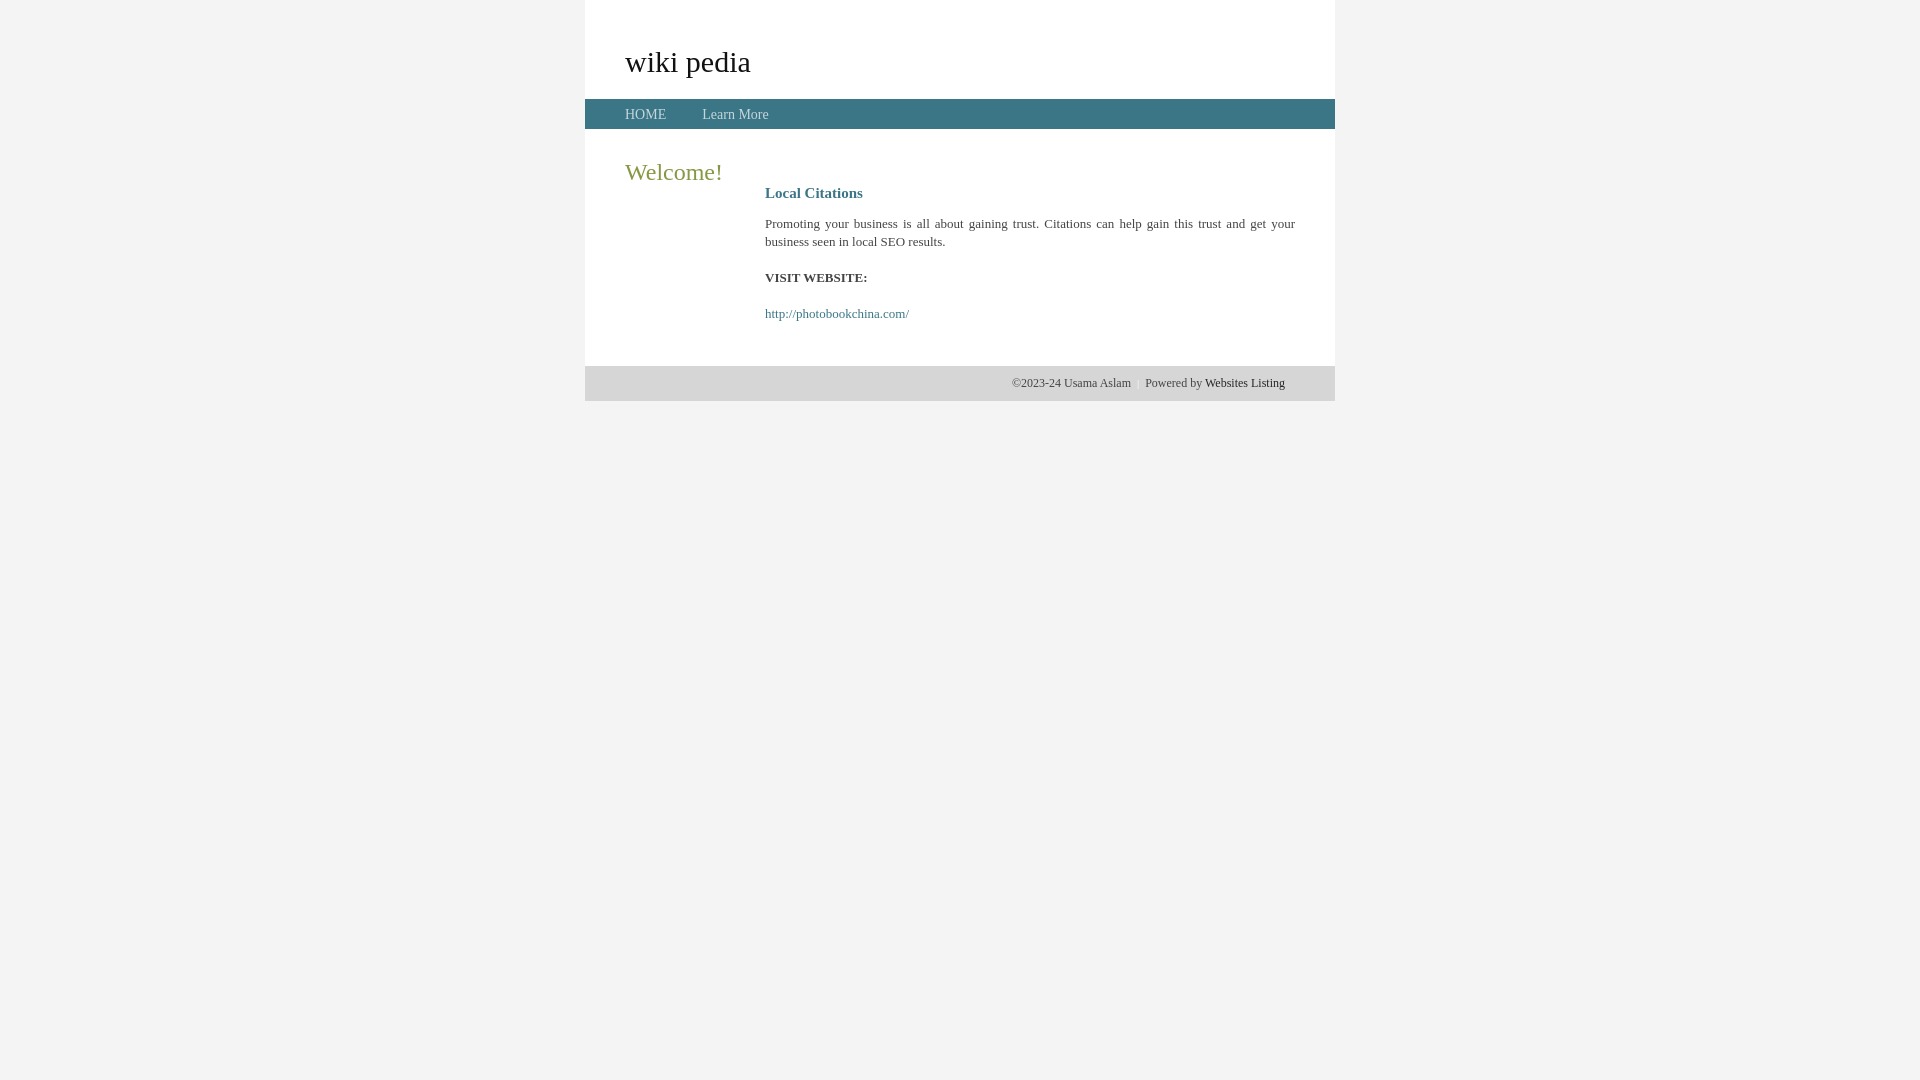  I want to click on 'Learn More', so click(701, 114).